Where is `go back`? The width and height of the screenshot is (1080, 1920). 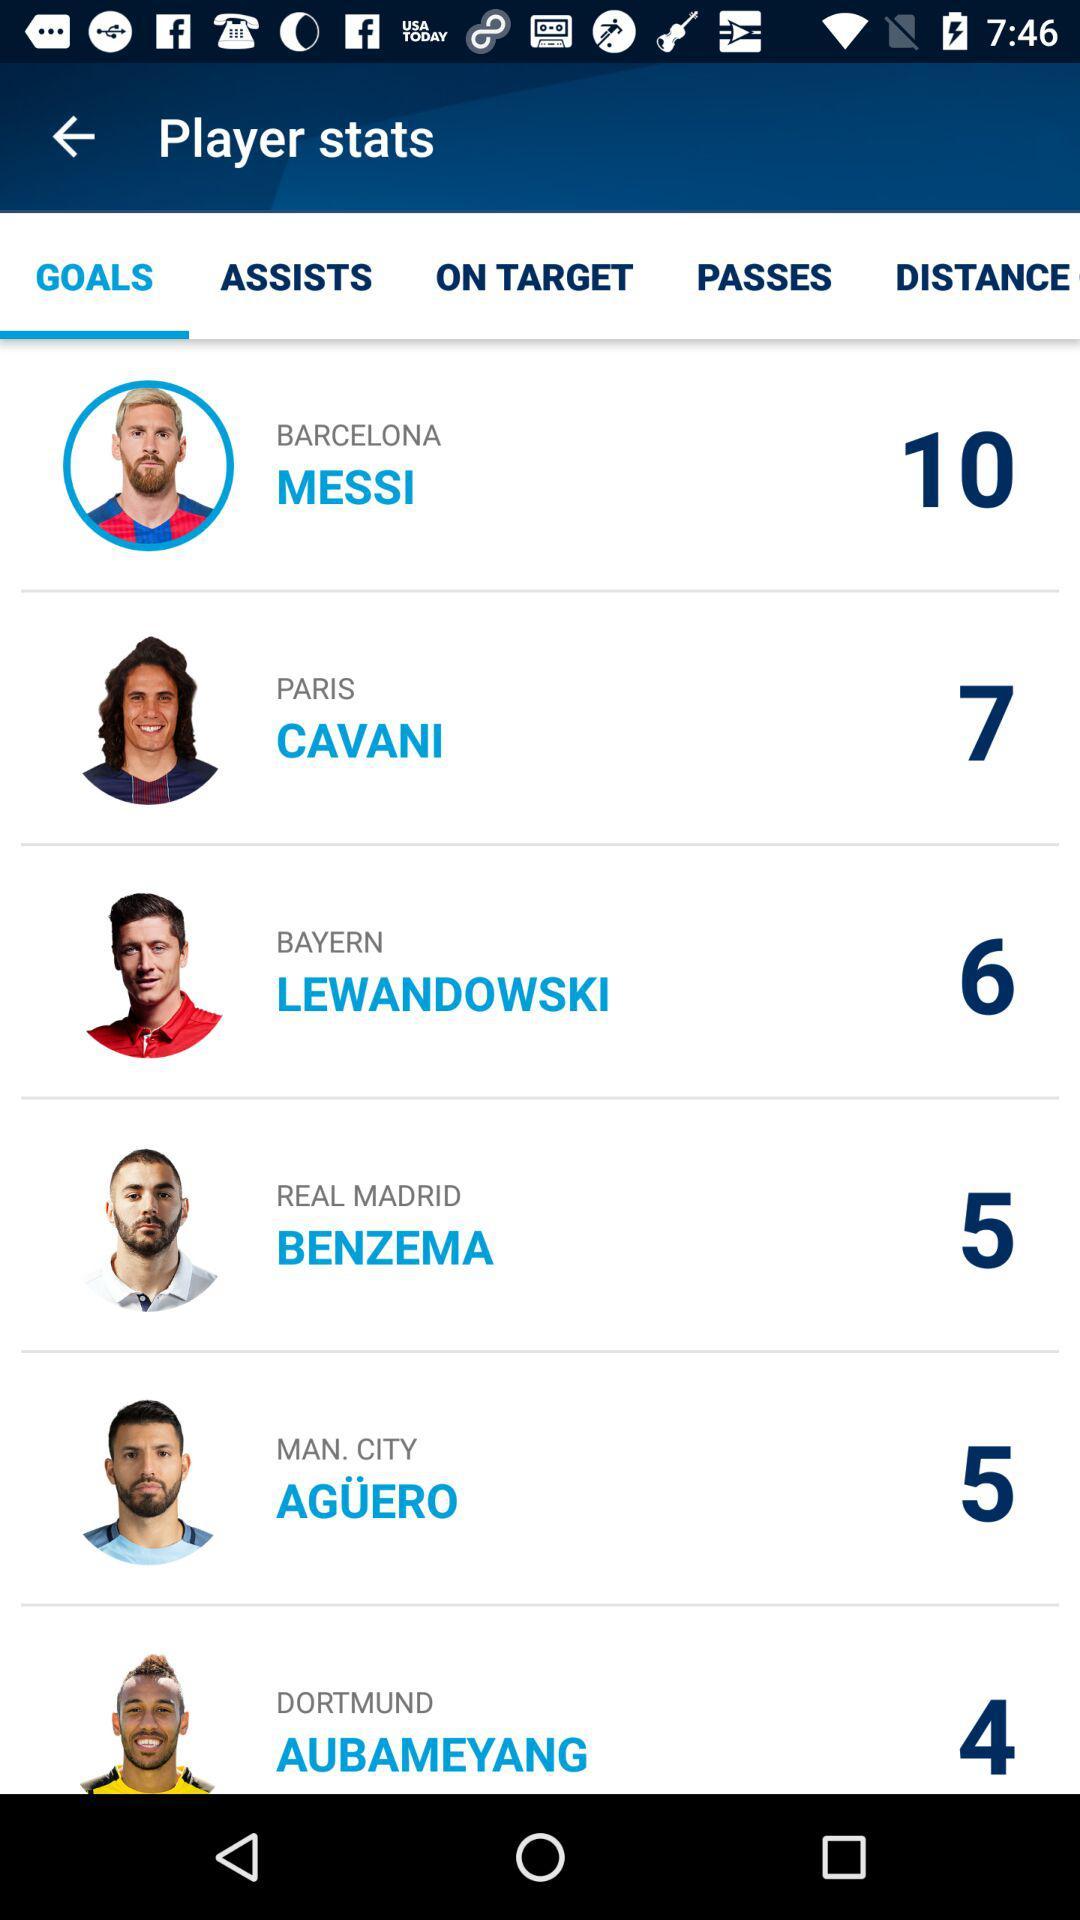
go back is located at coordinates (72, 135).